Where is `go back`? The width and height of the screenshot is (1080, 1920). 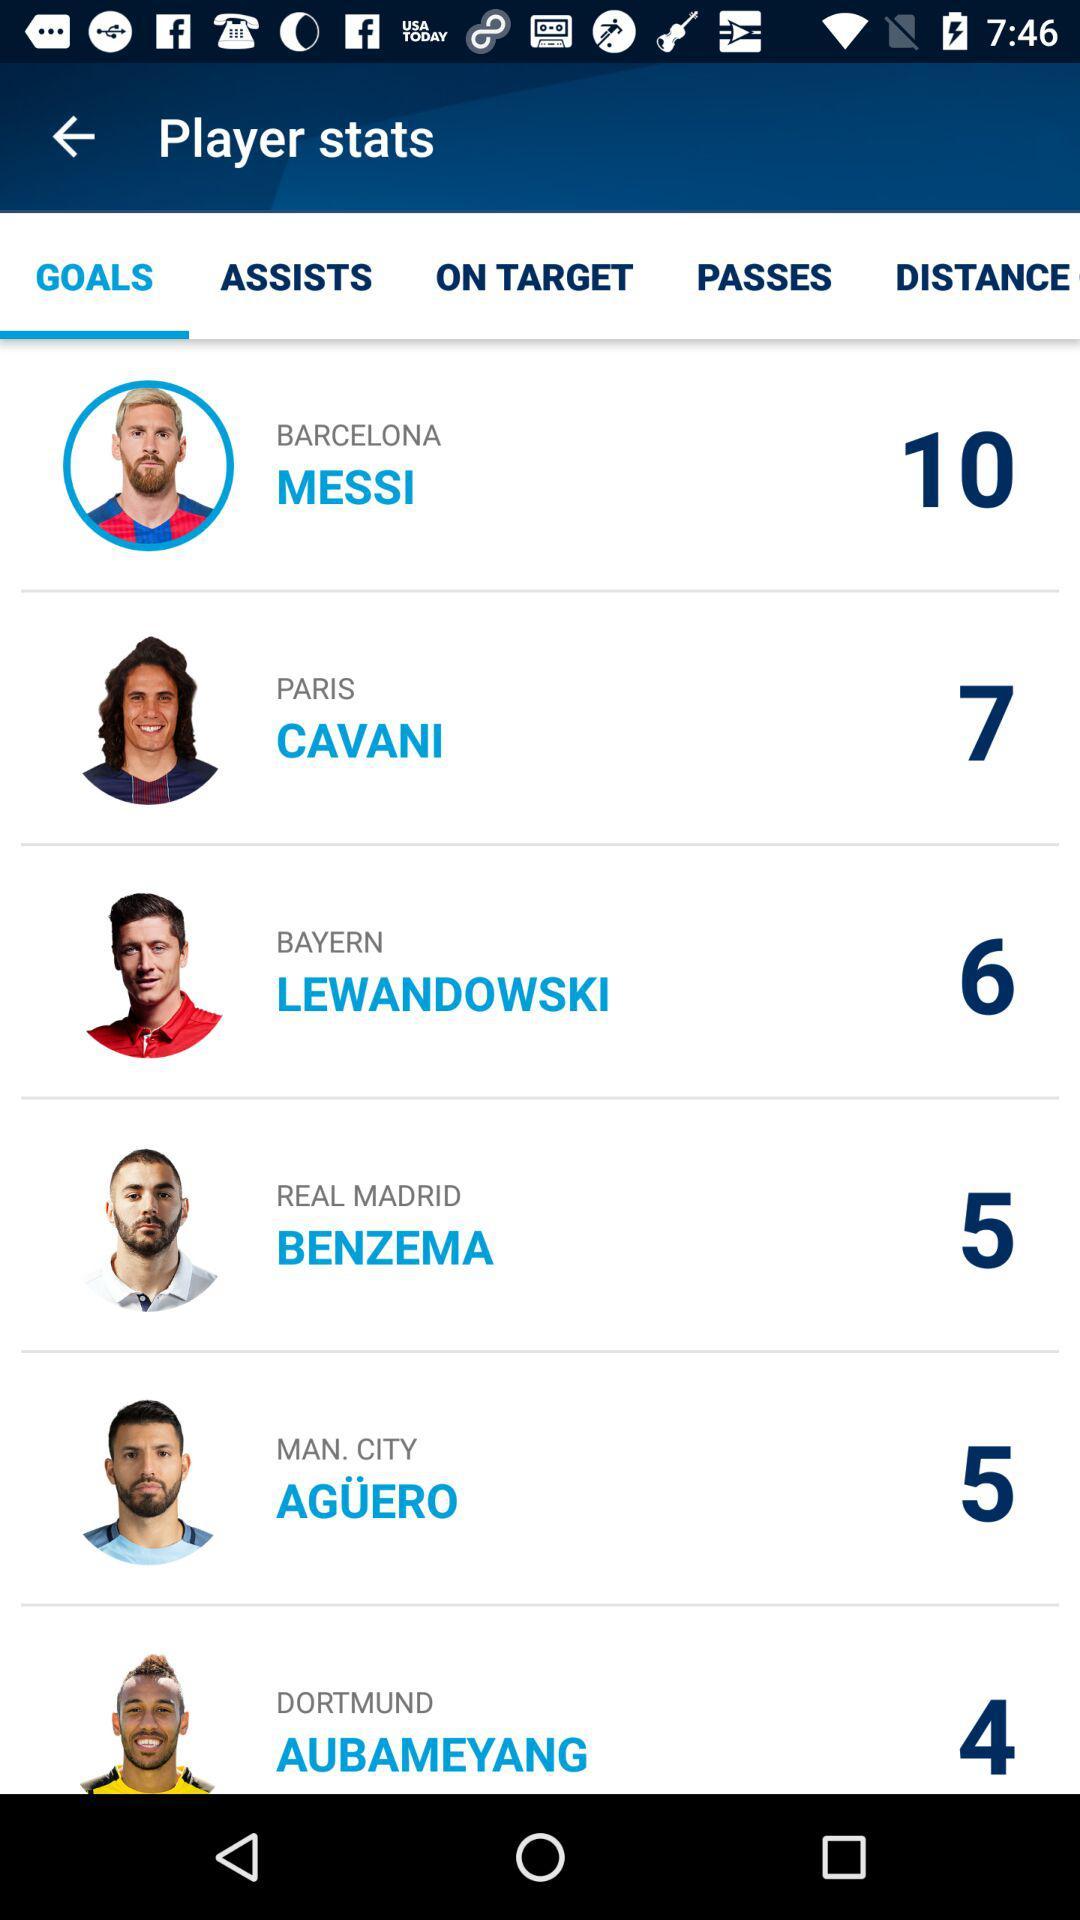
go back is located at coordinates (72, 135).